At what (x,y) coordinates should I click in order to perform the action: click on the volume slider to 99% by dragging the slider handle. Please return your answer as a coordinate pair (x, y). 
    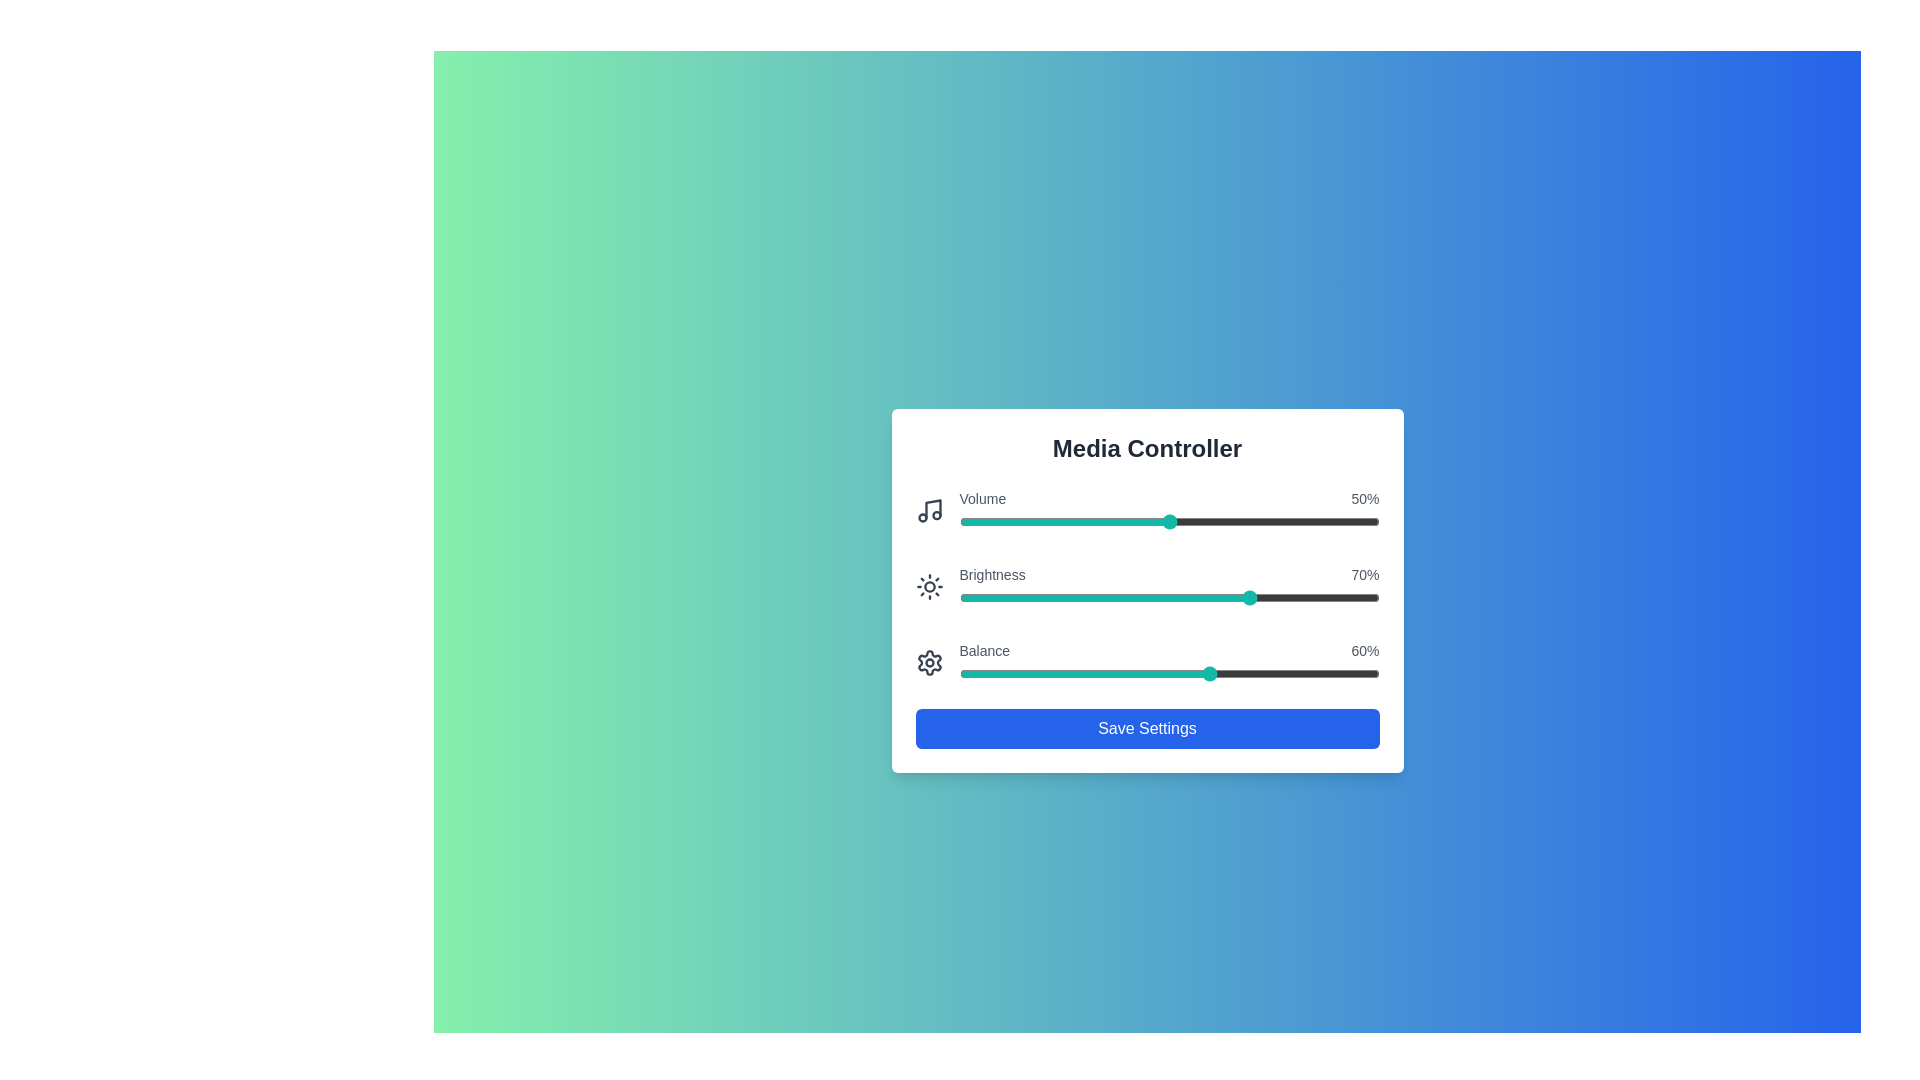
    Looking at the image, I should click on (1374, 520).